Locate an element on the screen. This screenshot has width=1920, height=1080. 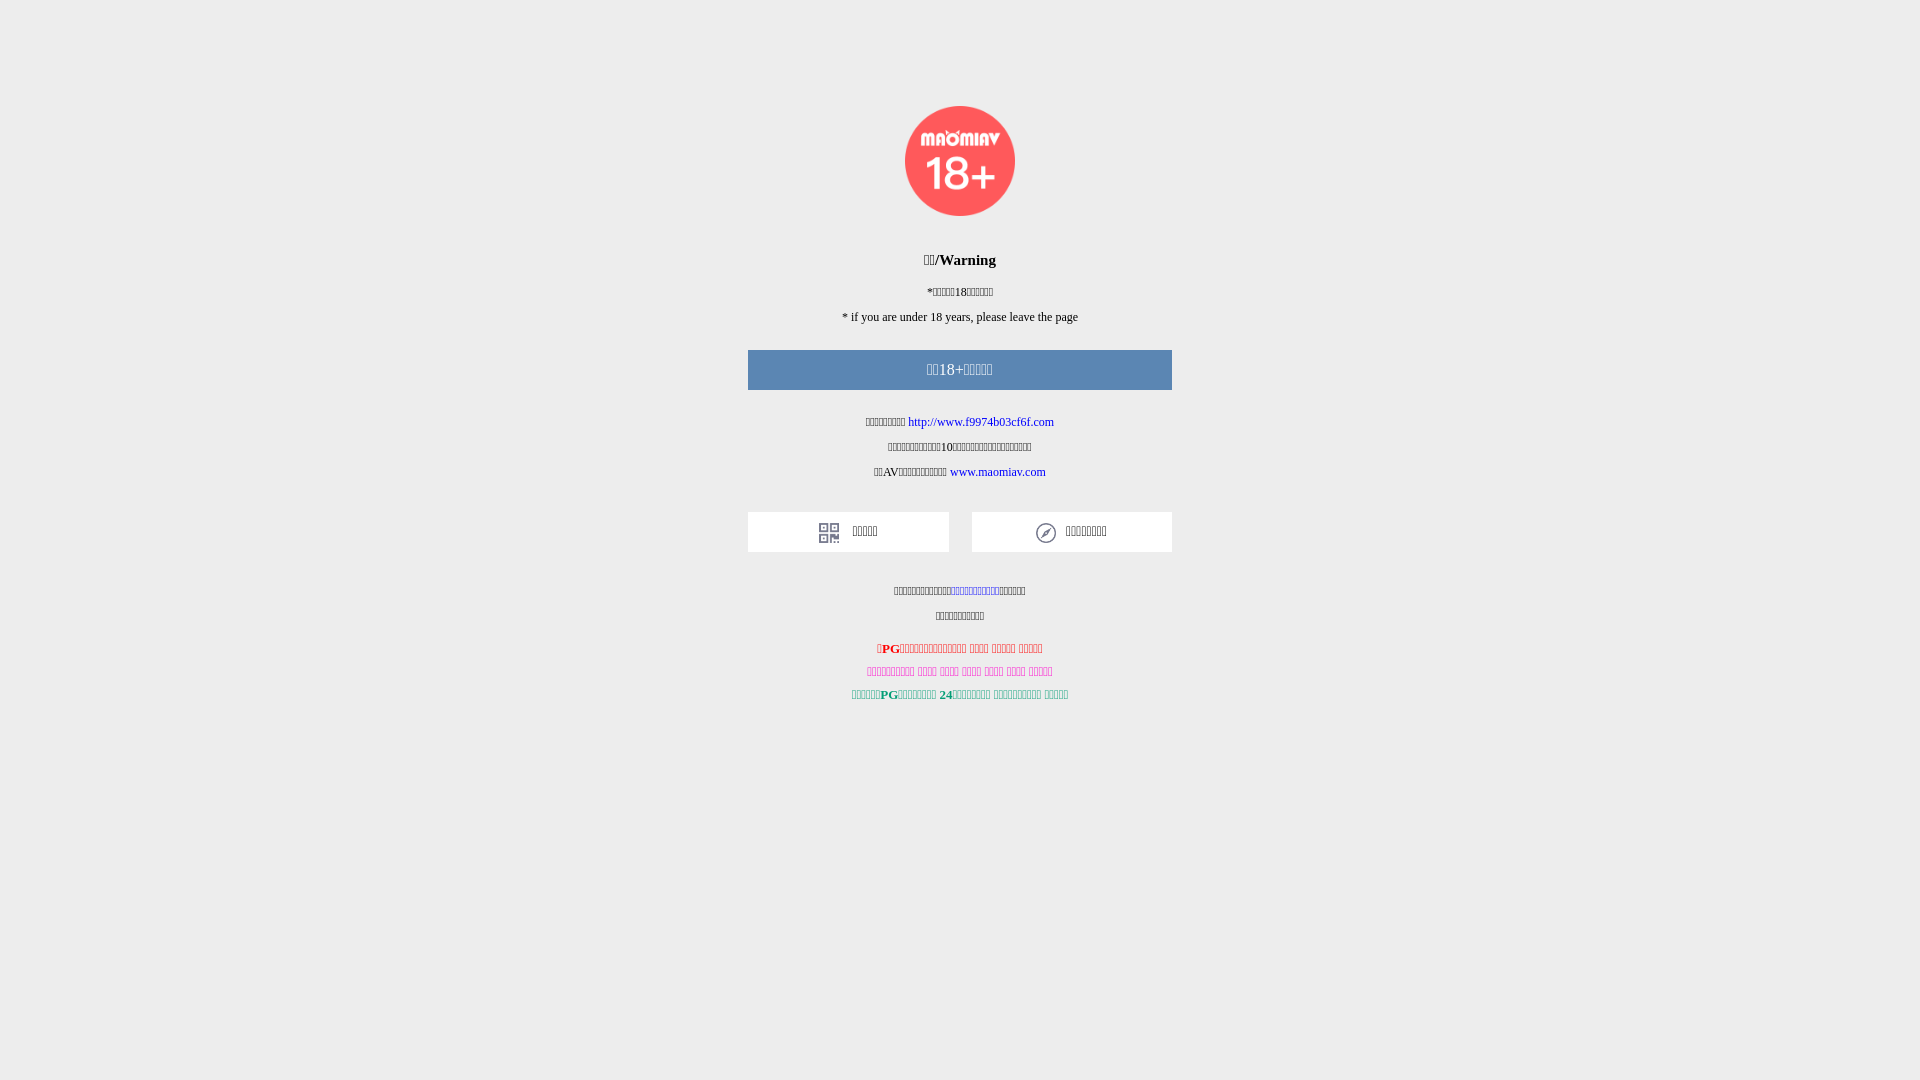
'www.maomiav.com' is located at coordinates (949, 471).